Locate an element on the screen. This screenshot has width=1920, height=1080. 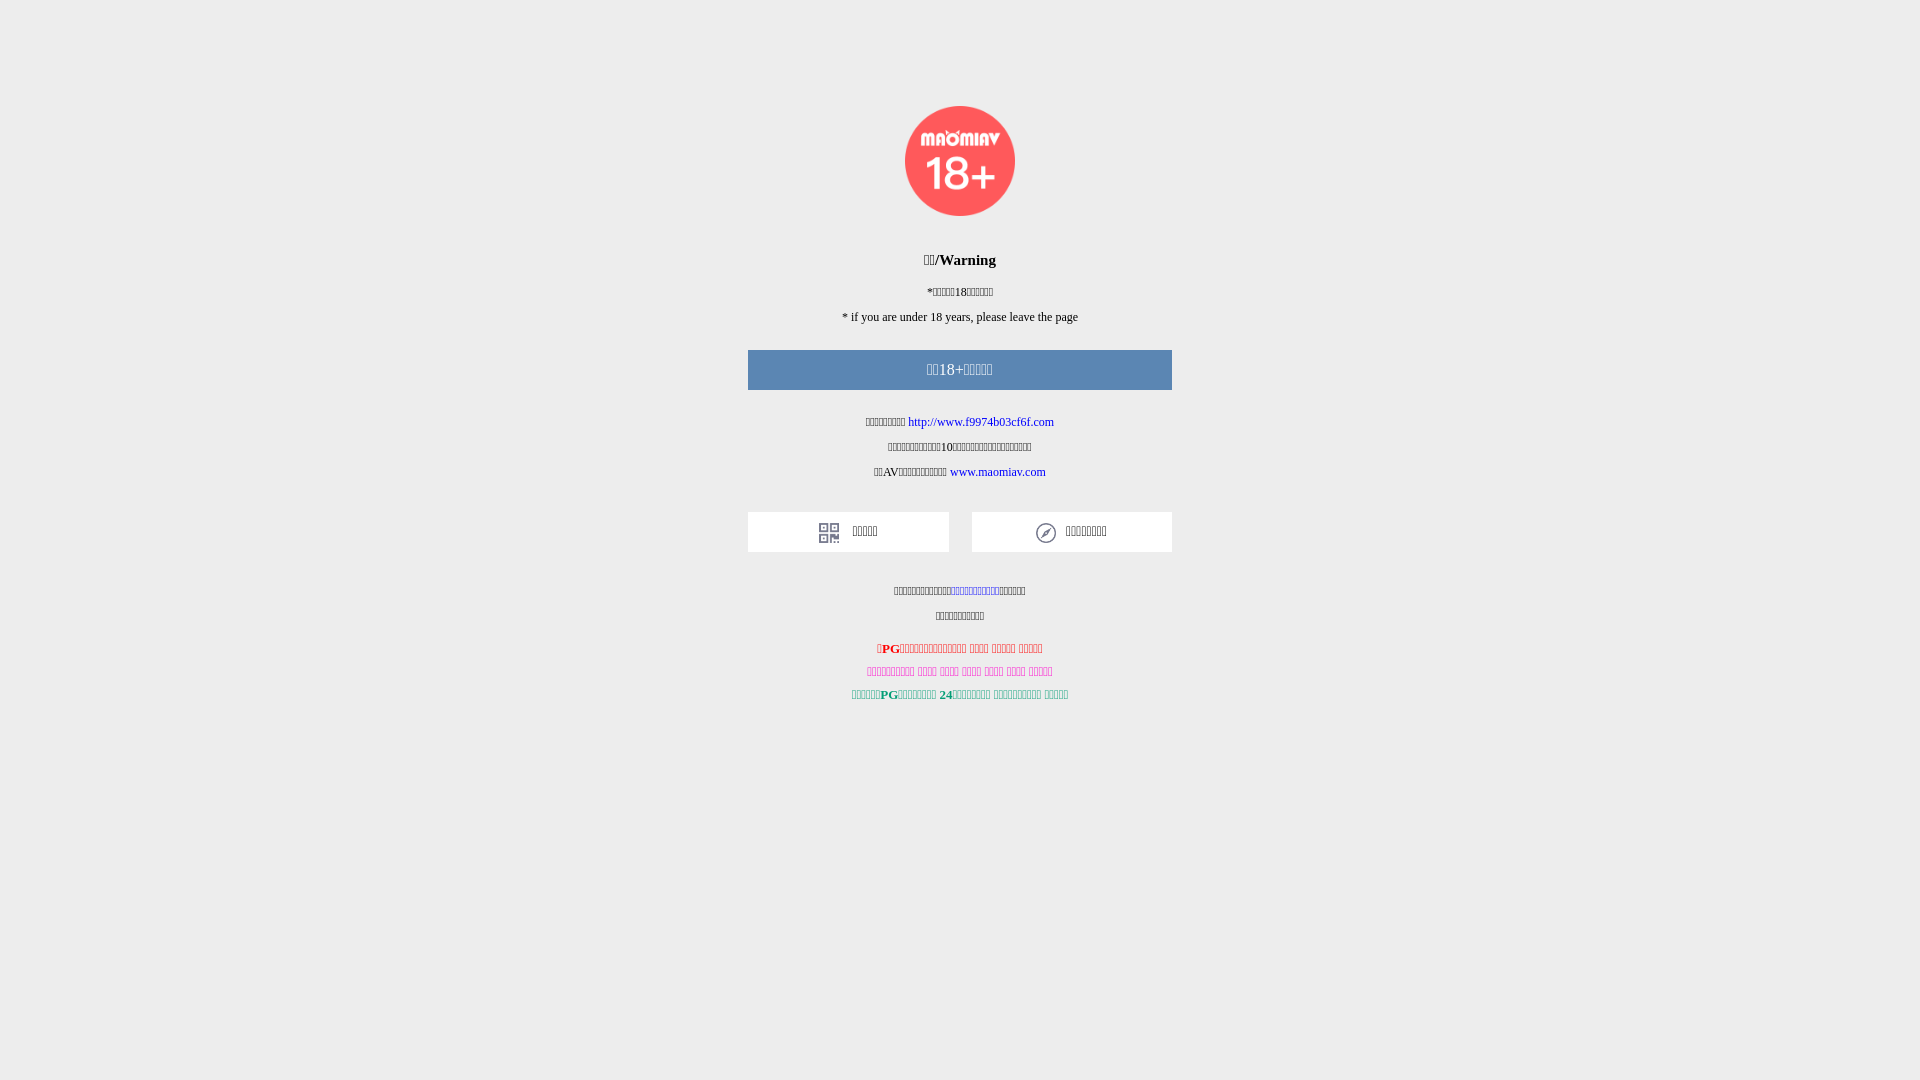
'www.maomiav.com' is located at coordinates (949, 471).